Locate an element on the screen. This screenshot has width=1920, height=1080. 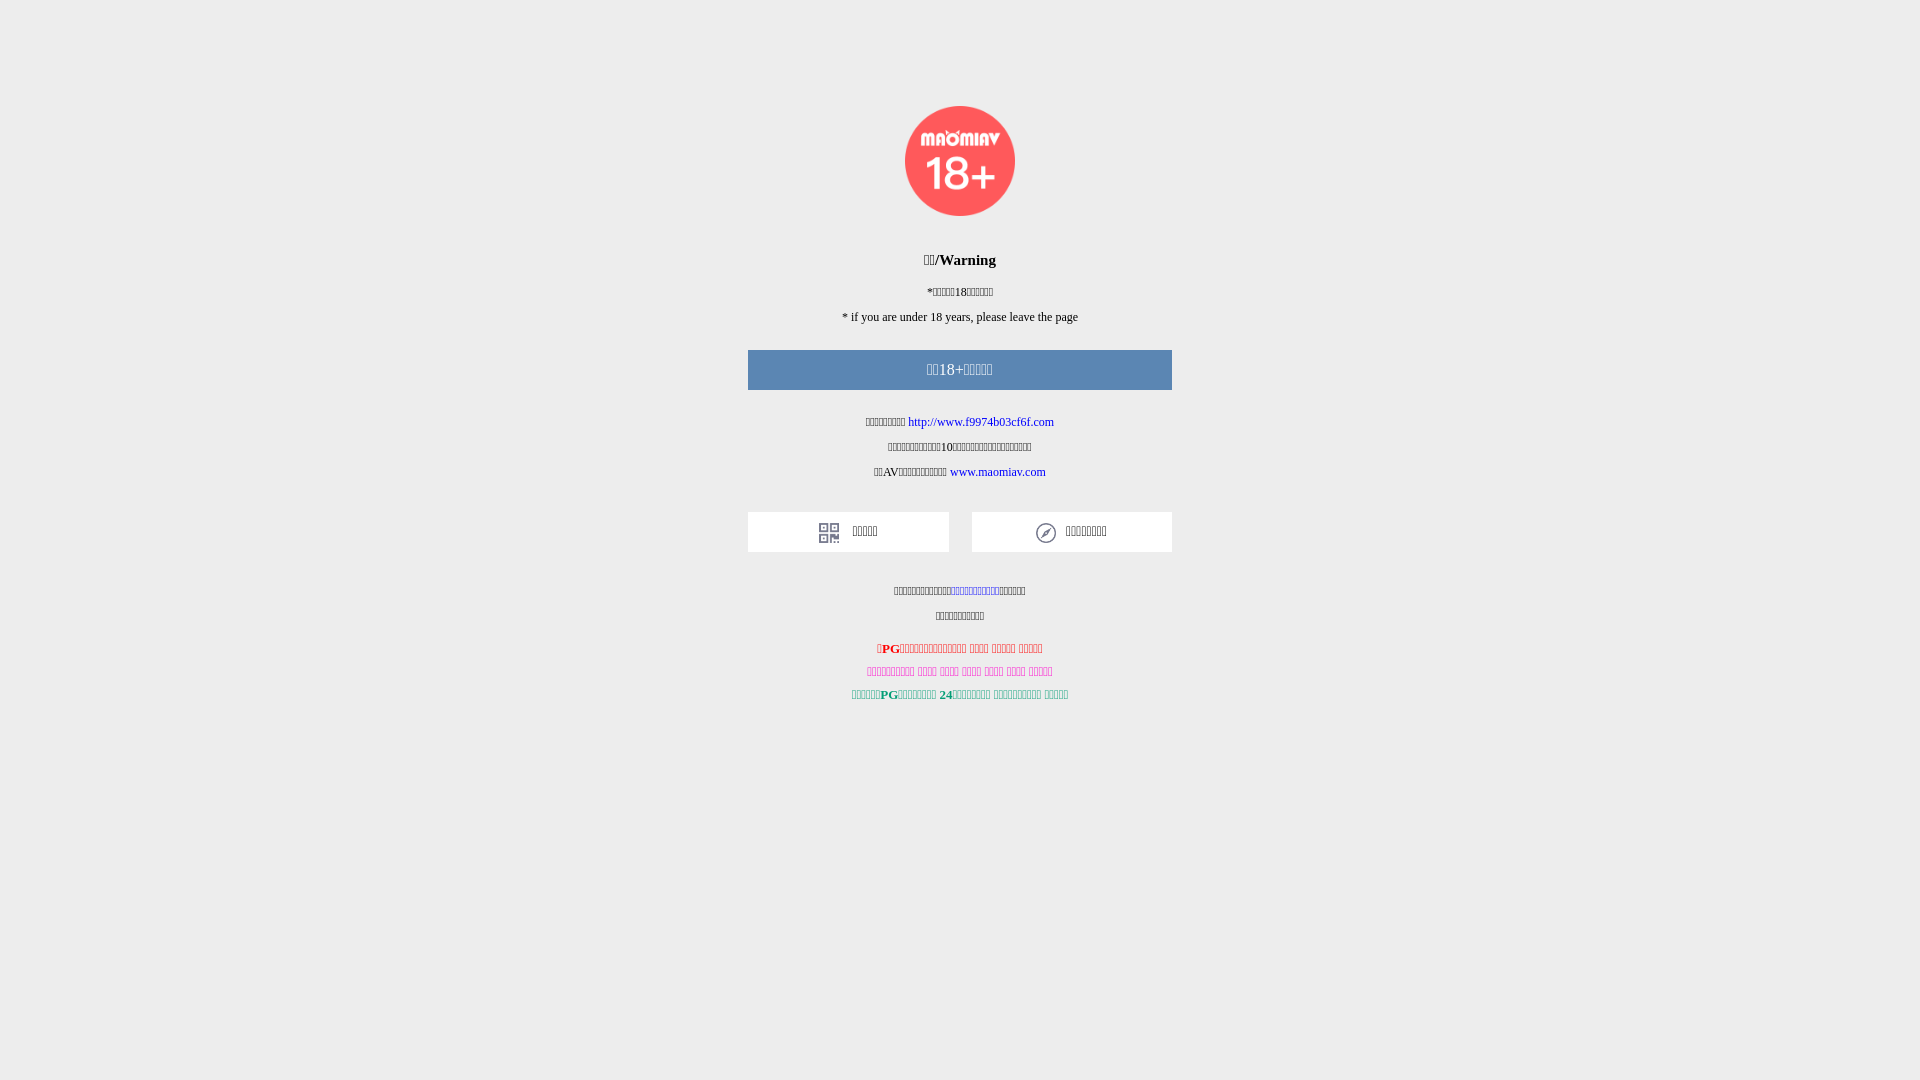
'www.maomiav.com' is located at coordinates (949, 471).